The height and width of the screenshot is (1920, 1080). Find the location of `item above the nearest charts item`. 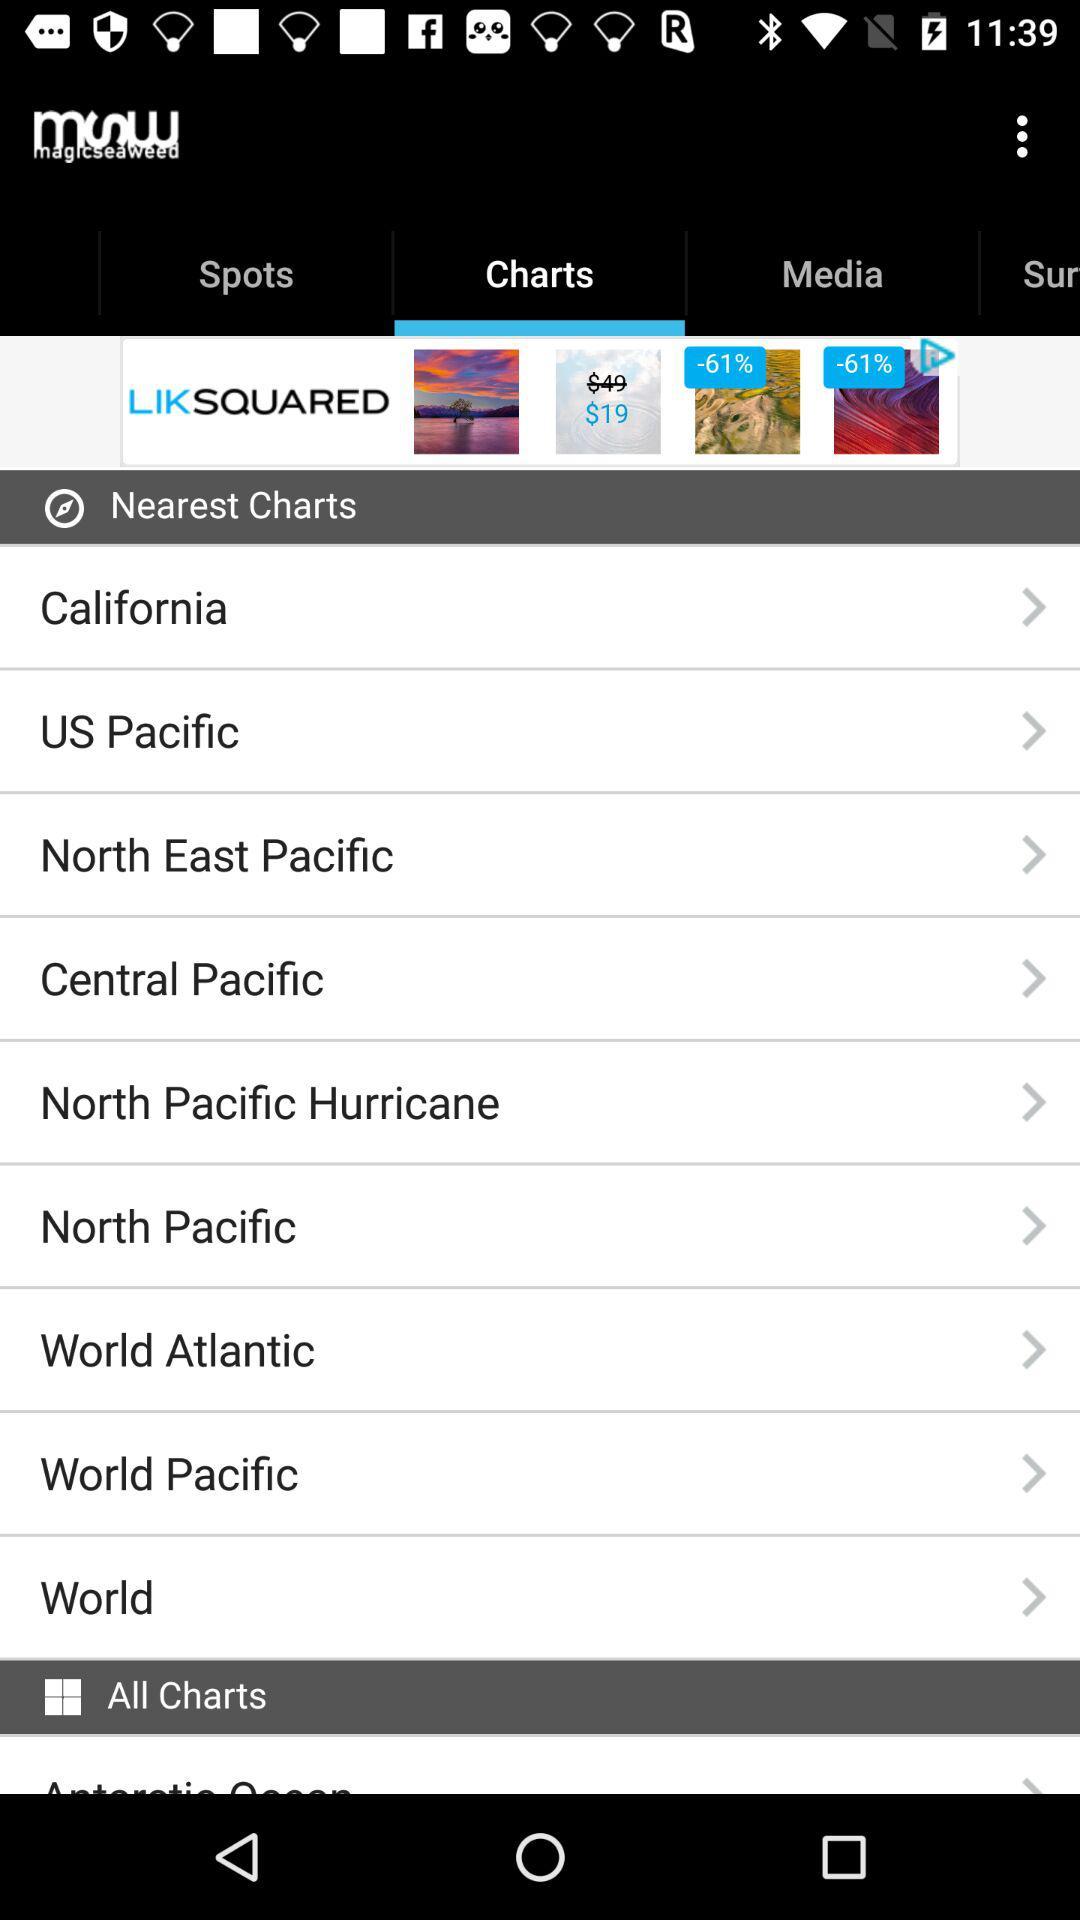

item above the nearest charts item is located at coordinates (540, 400).